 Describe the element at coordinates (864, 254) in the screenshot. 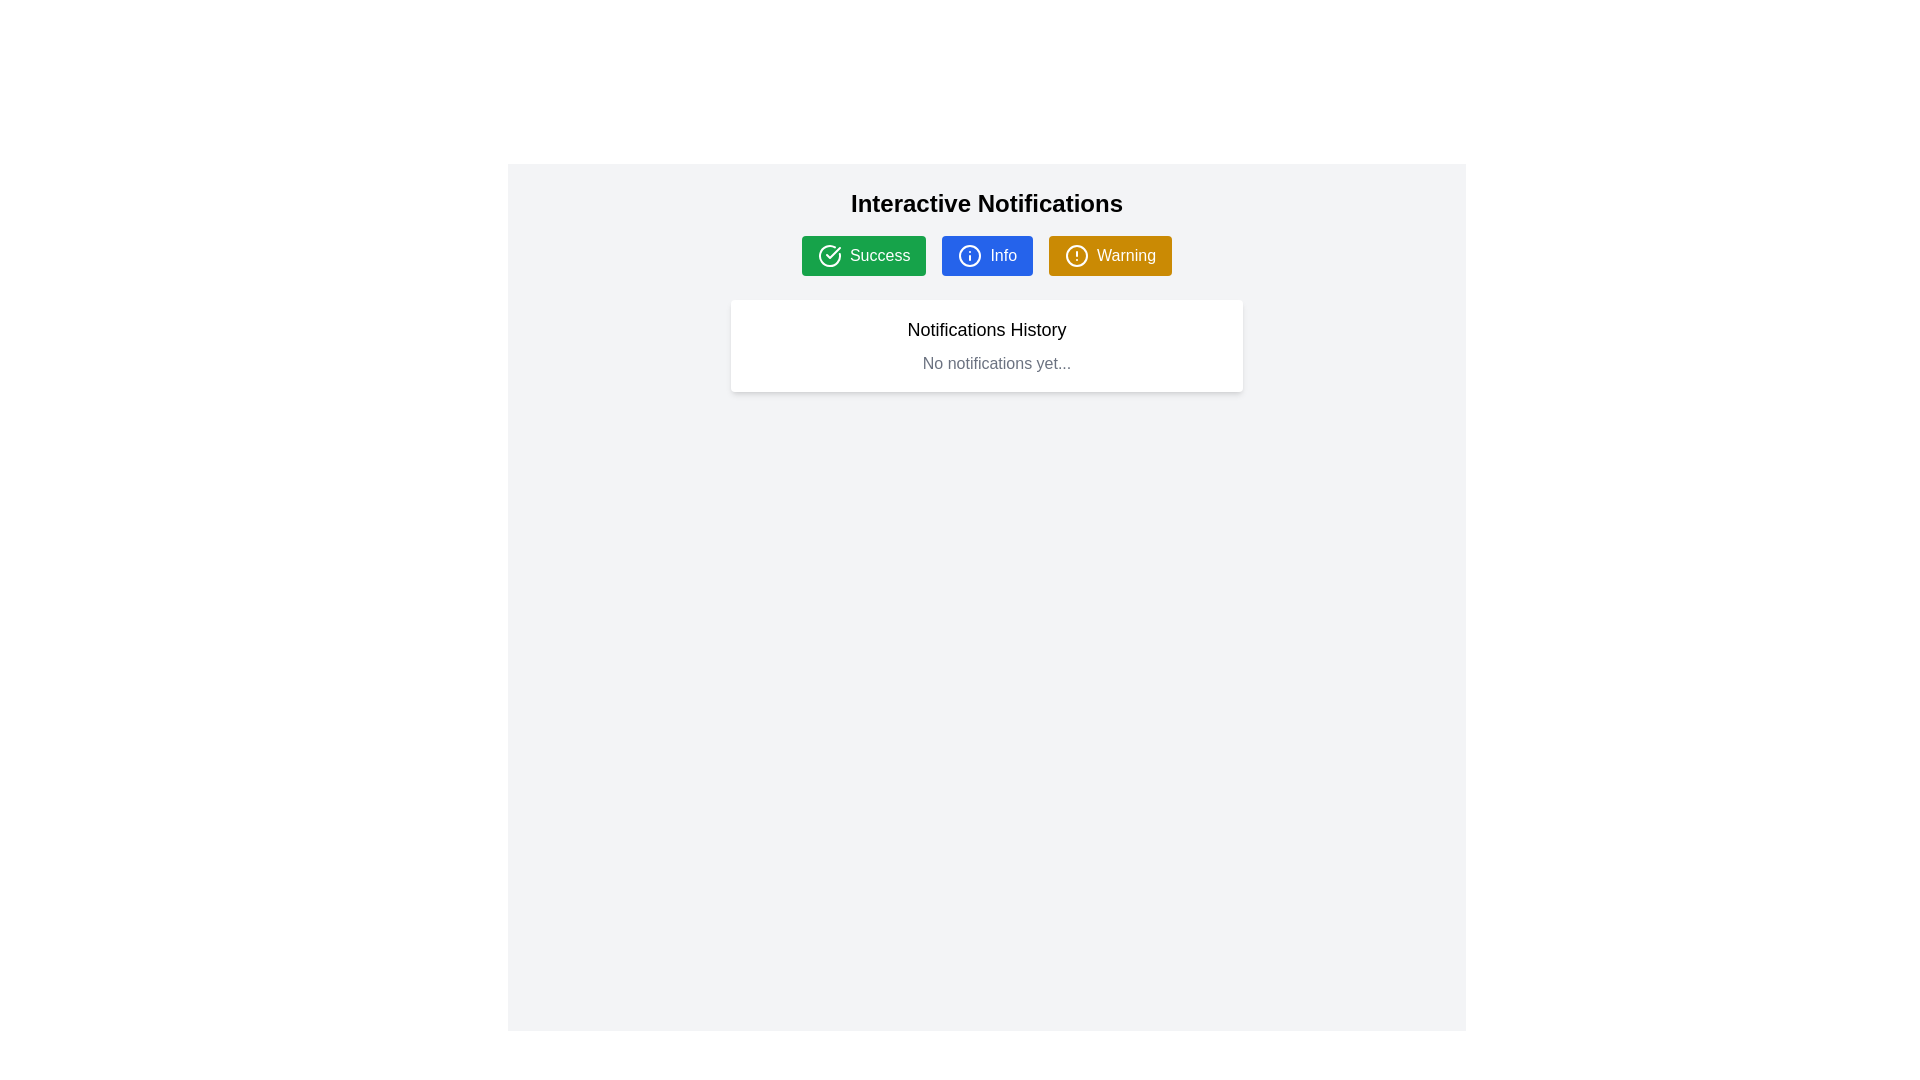

I see `the green 'Success' button with a white checkmark icon, located beneath the 'Interactive Notifications' heading` at that location.